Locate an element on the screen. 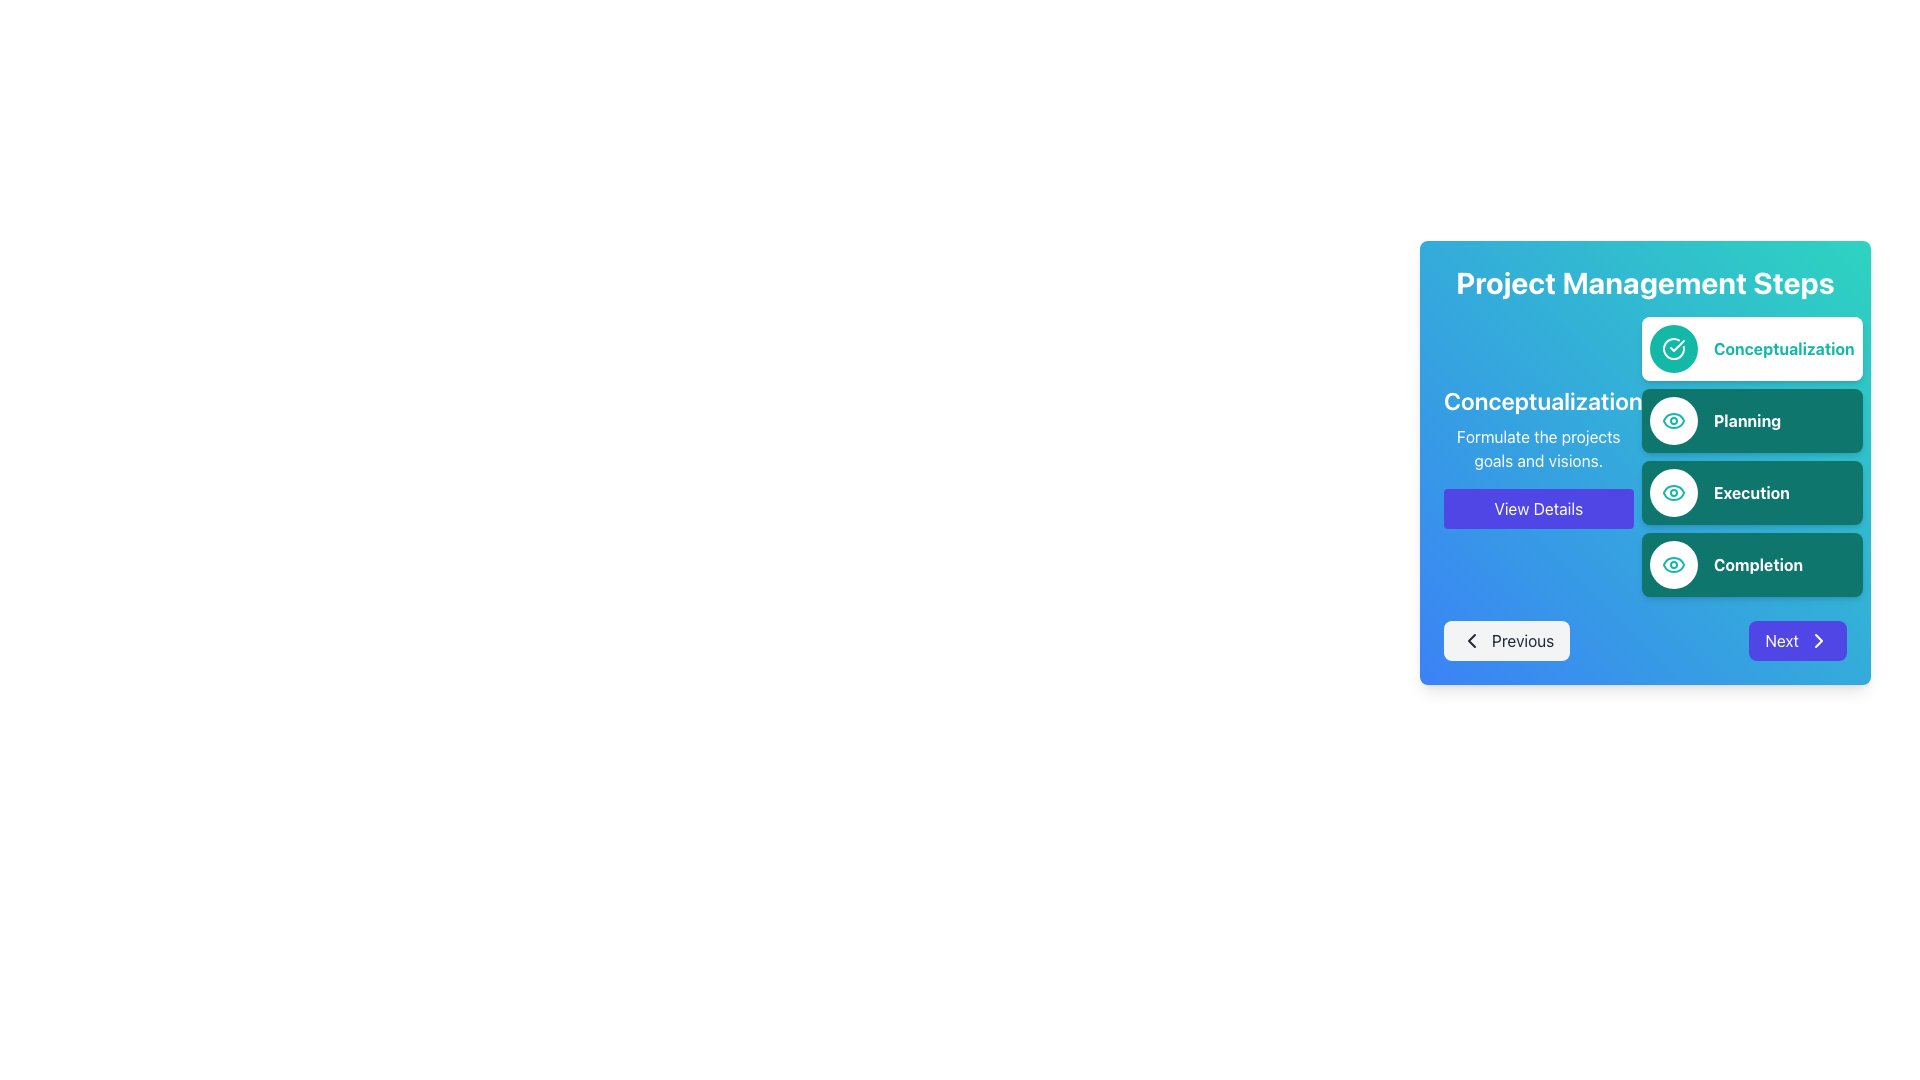 The height and width of the screenshot is (1080, 1920). the status icon indicating the 'Conceptualization' step in the process flow, located to the left of the 'Conceptualization' text is located at coordinates (1673, 347).